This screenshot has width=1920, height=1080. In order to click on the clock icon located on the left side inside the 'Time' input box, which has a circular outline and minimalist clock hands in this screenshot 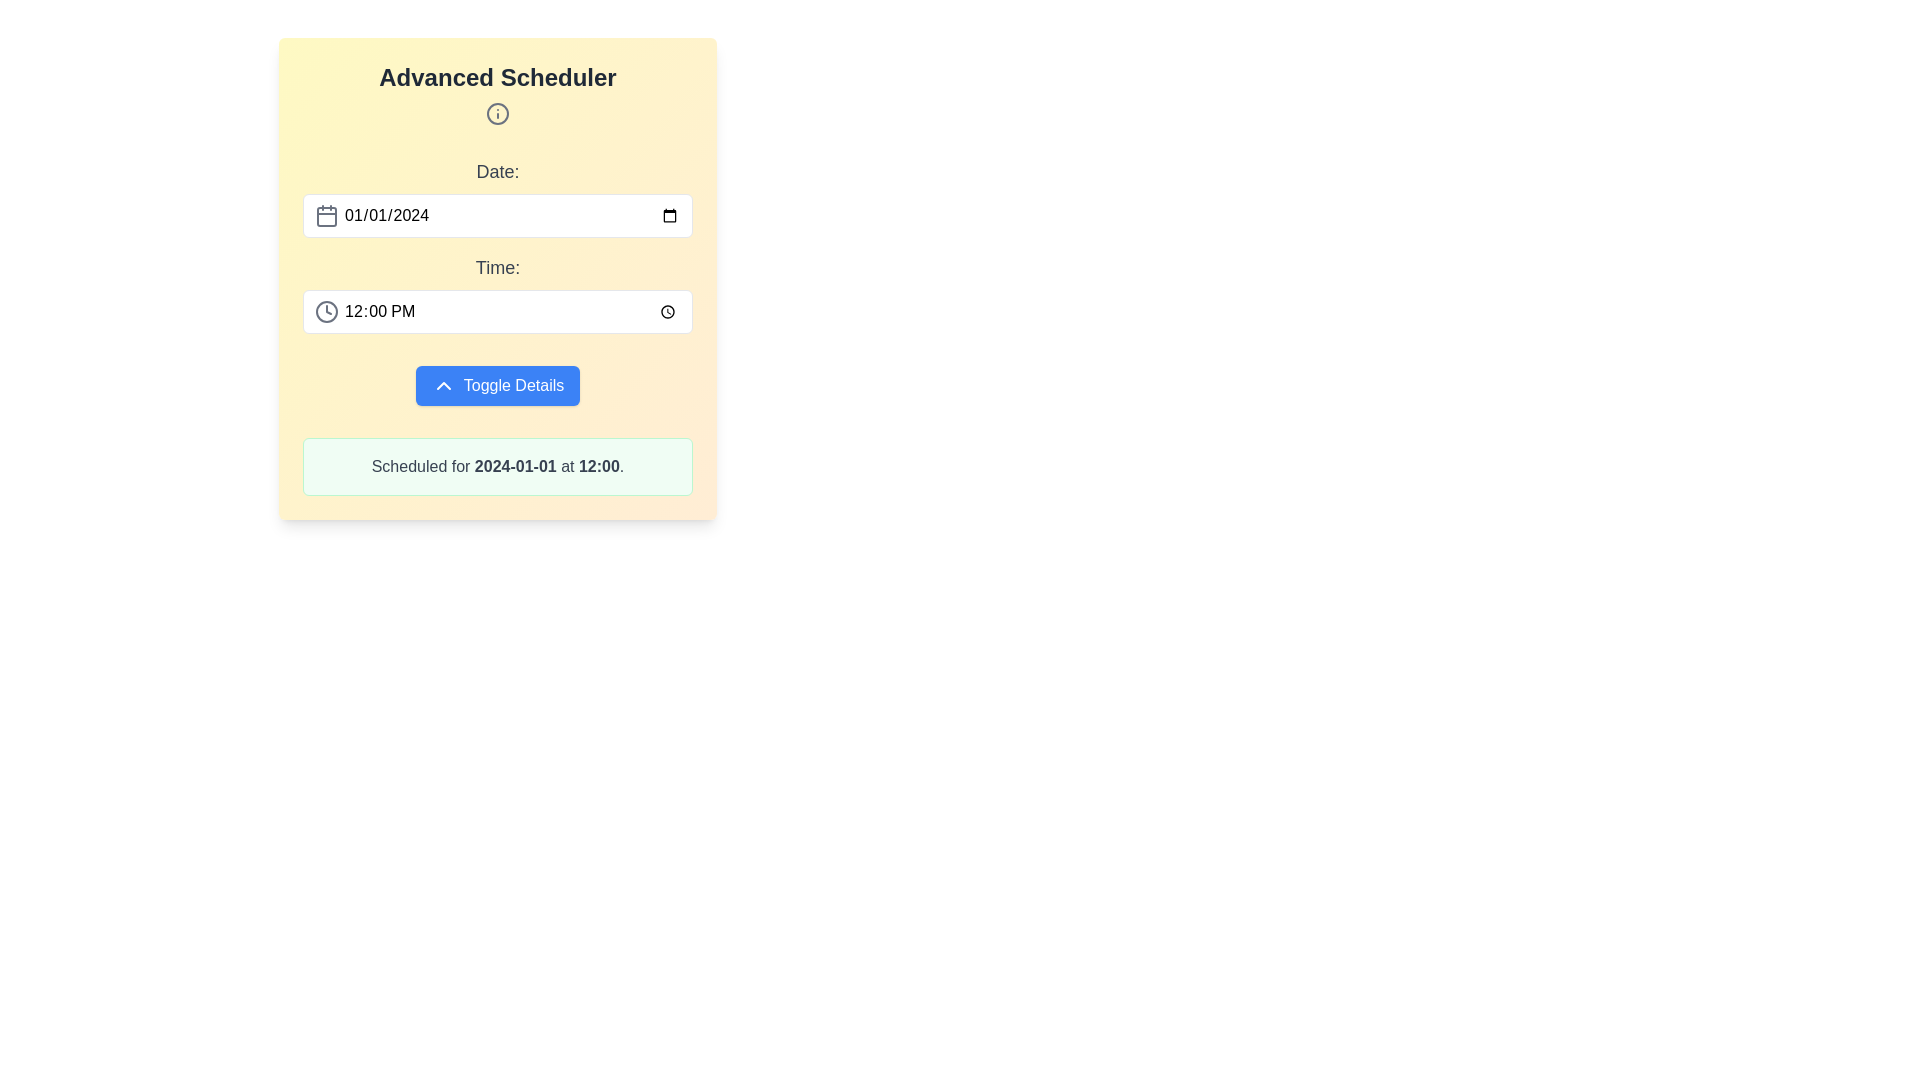, I will do `click(326, 312)`.